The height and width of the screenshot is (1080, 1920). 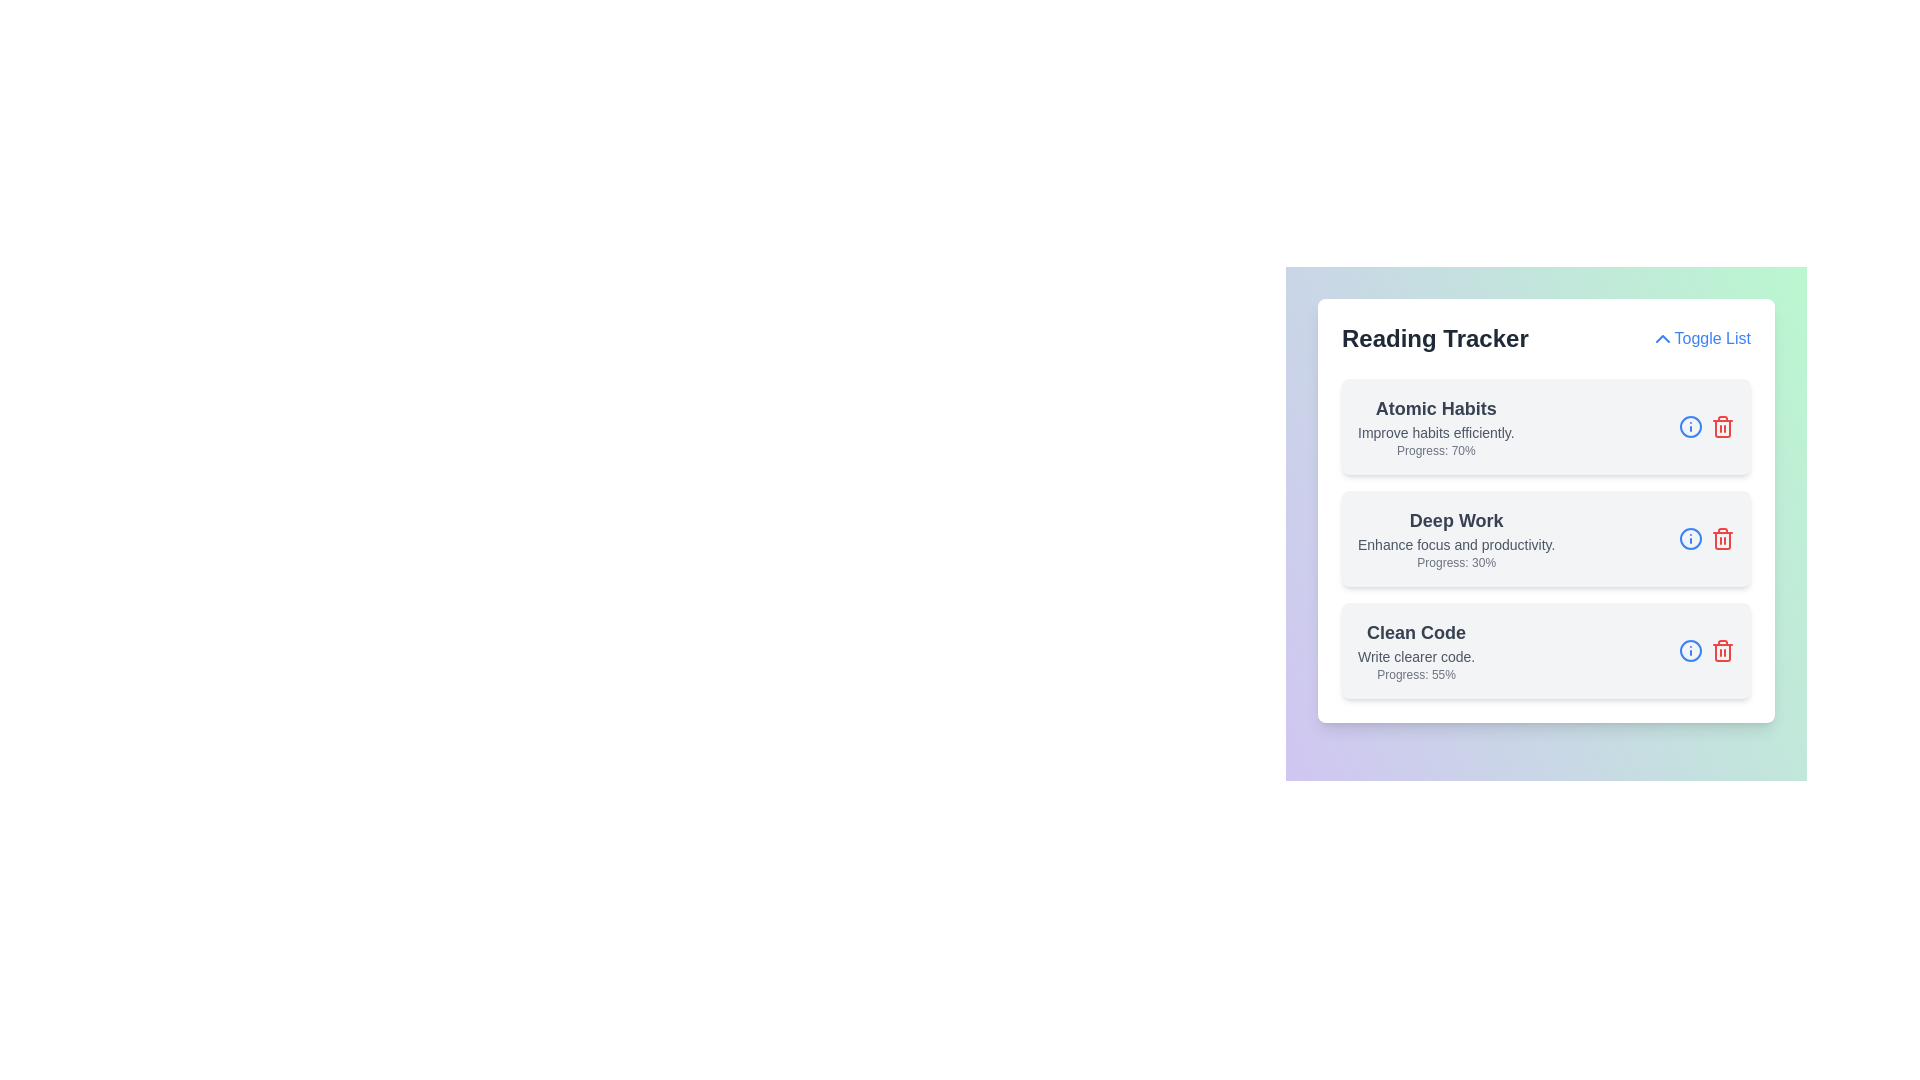 I want to click on the descriptive text label providing information about the item labeled 'Atomic Habits', positioned below the title and above the progress text, so click(x=1435, y=431).